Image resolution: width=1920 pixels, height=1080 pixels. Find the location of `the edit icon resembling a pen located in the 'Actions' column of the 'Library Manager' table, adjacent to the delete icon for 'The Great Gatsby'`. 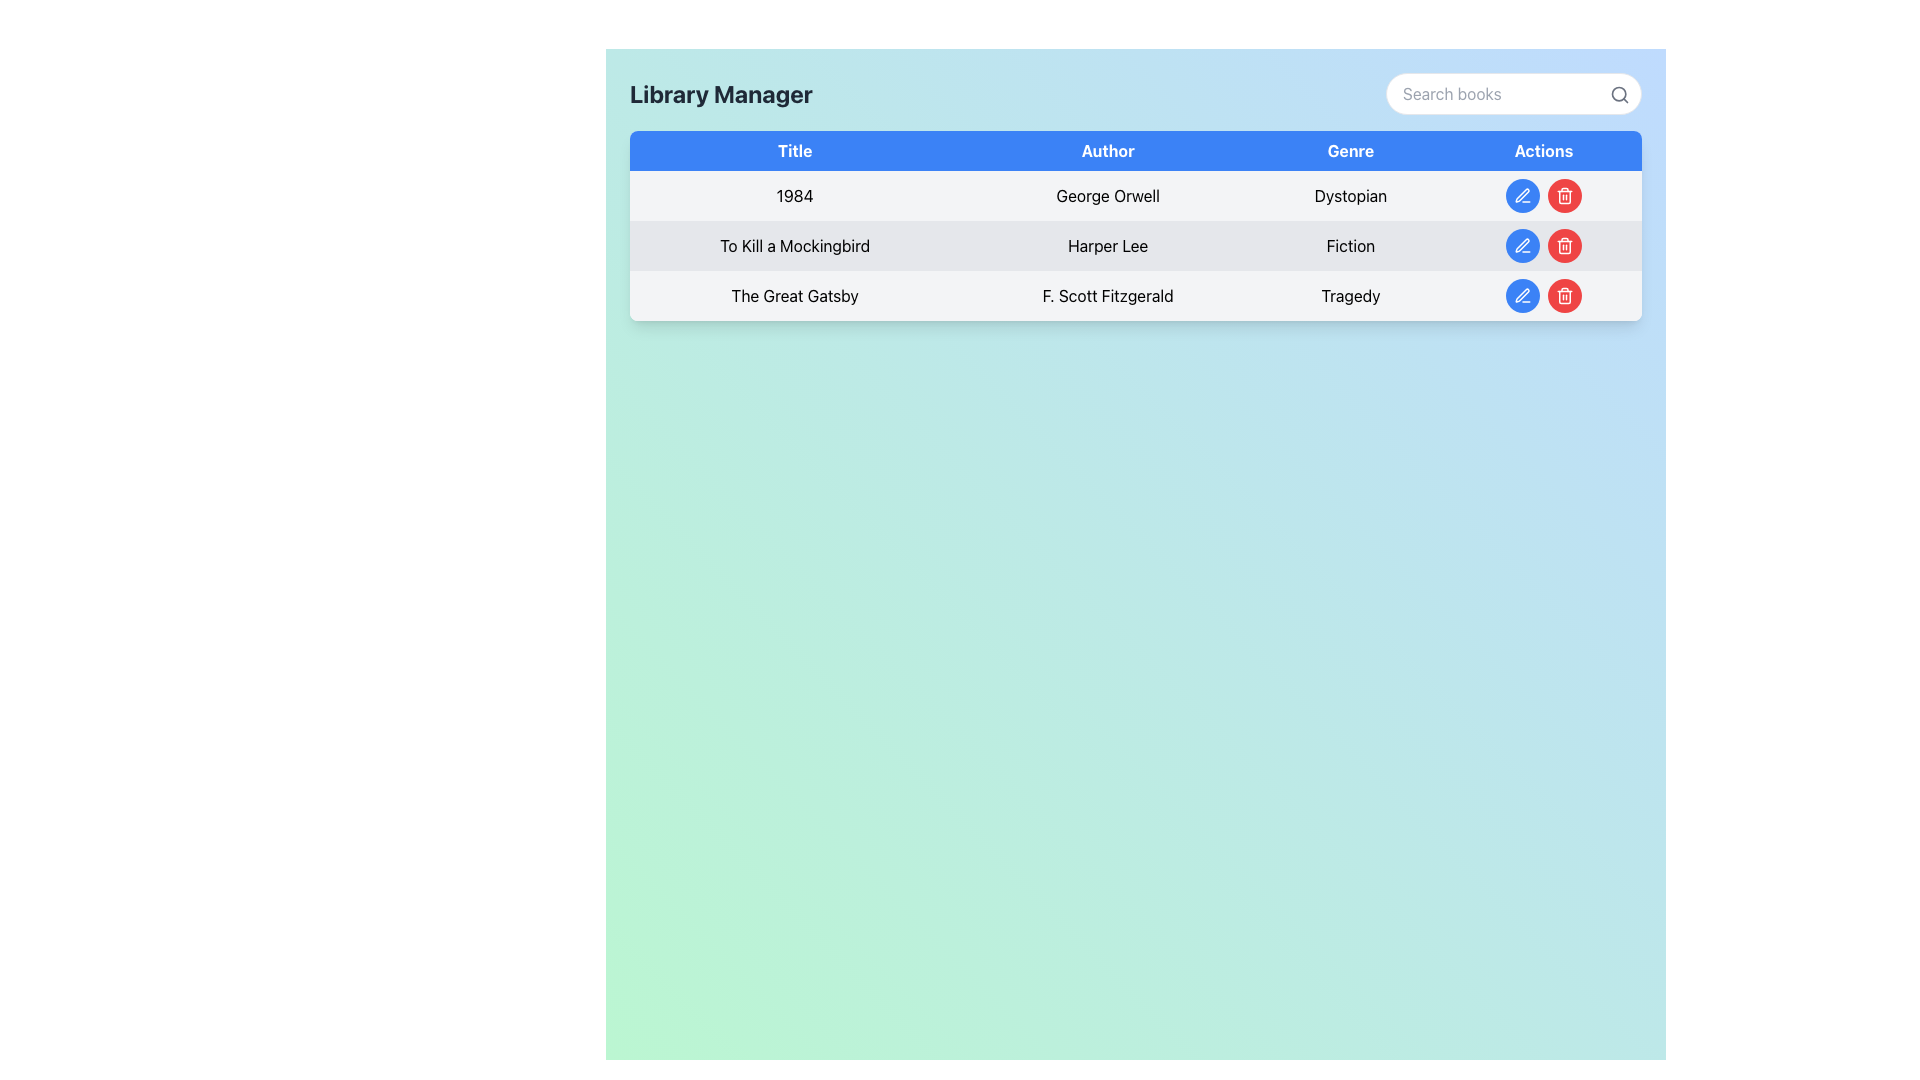

the edit icon resembling a pen located in the 'Actions' column of the 'Library Manager' table, adjacent to the delete icon for 'The Great Gatsby' is located at coordinates (1521, 295).